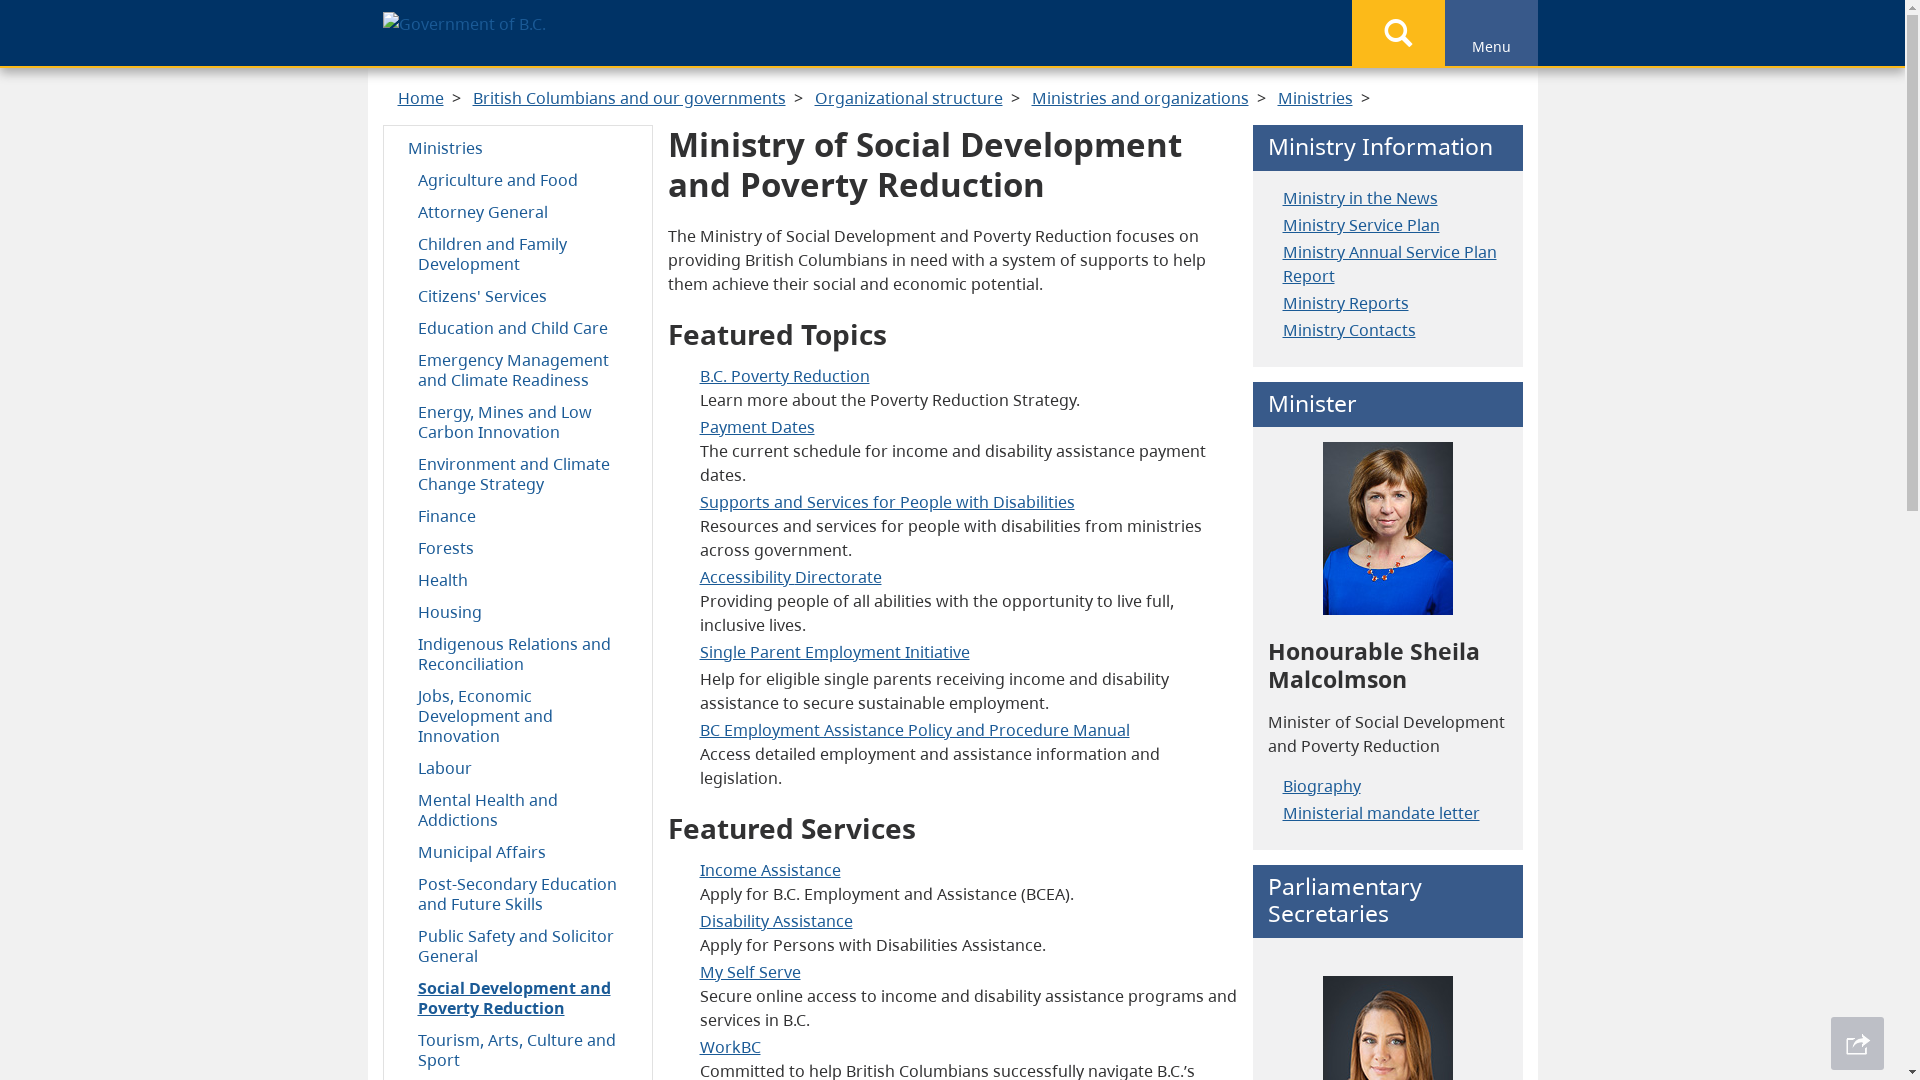  I want to click on 'Ministries and organizations', so click(1032, 97).